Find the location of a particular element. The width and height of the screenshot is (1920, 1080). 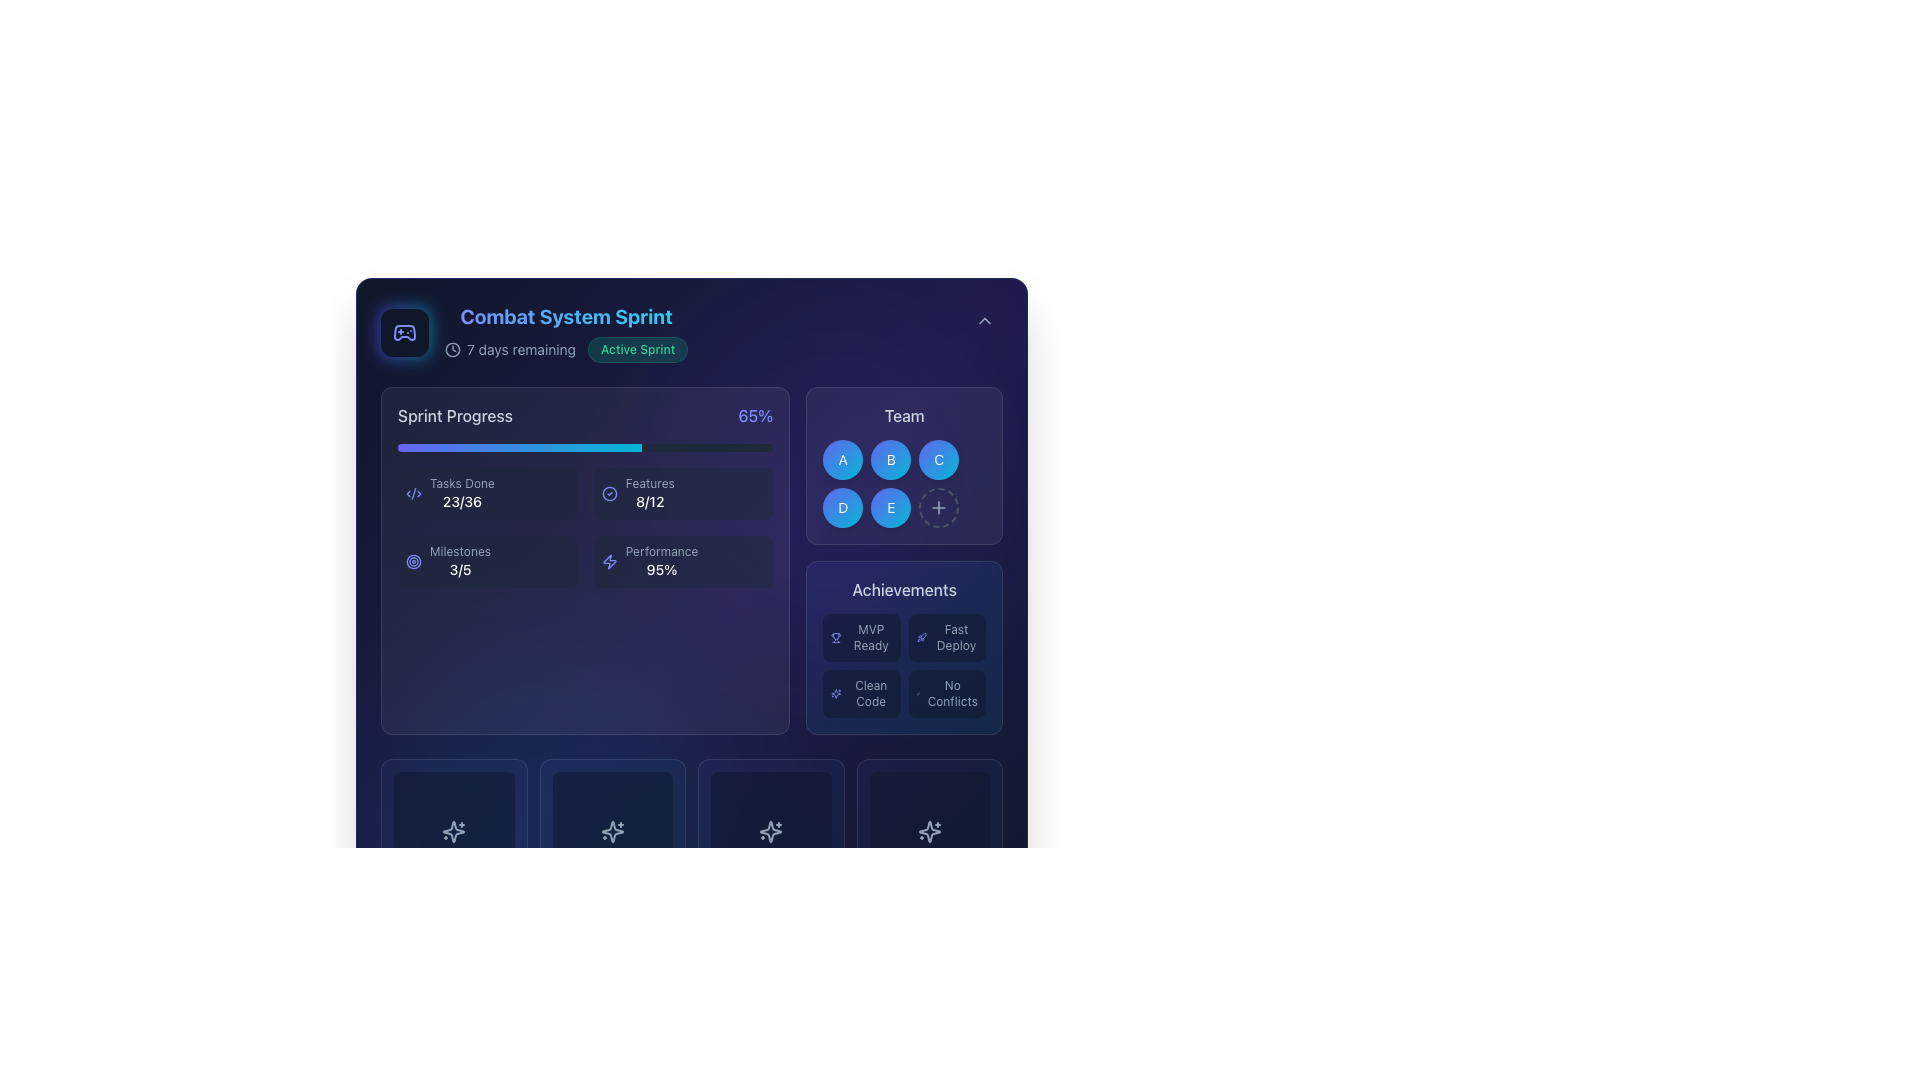

the SVG graphic icon that visually represents the sprint feature in the dashboard section titled 'Combat System Sprint' is located at coordinates (403, 331).